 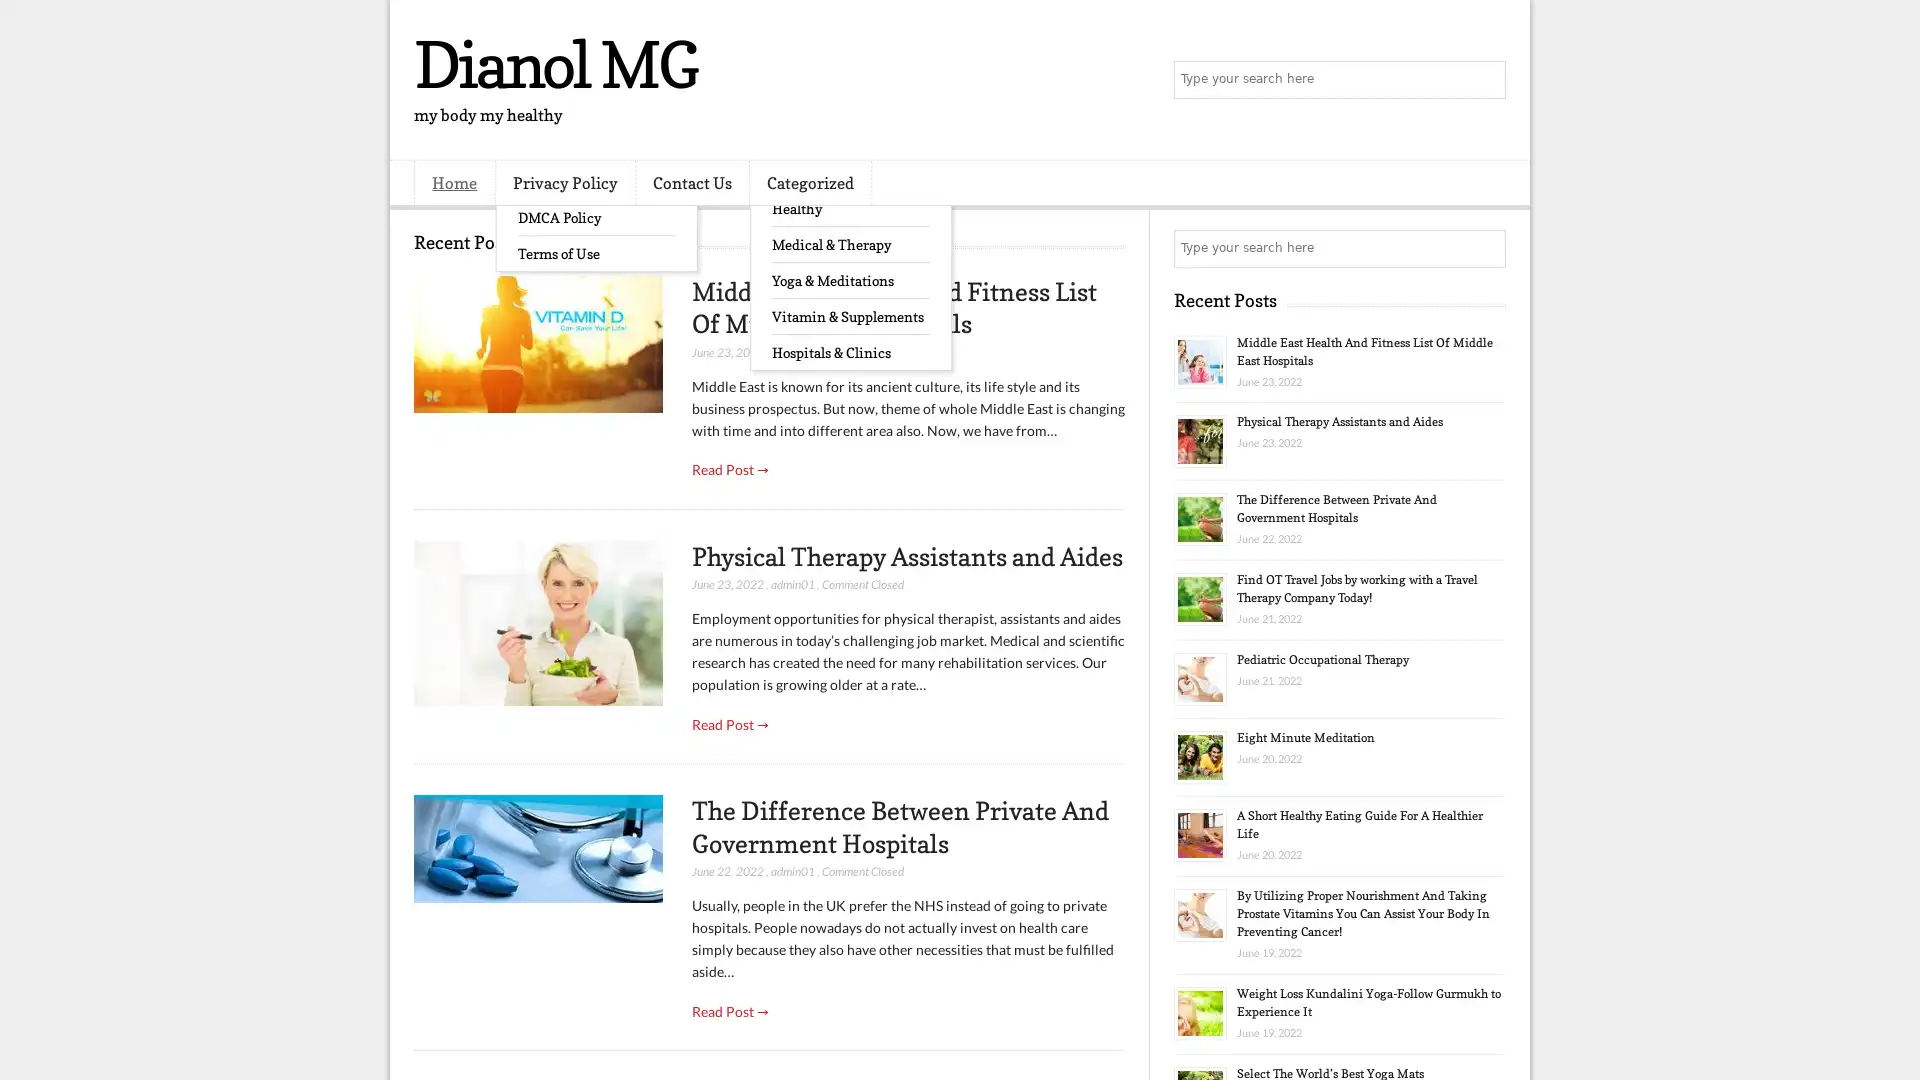 I want to click on Search, so click(x=1485, y=248).